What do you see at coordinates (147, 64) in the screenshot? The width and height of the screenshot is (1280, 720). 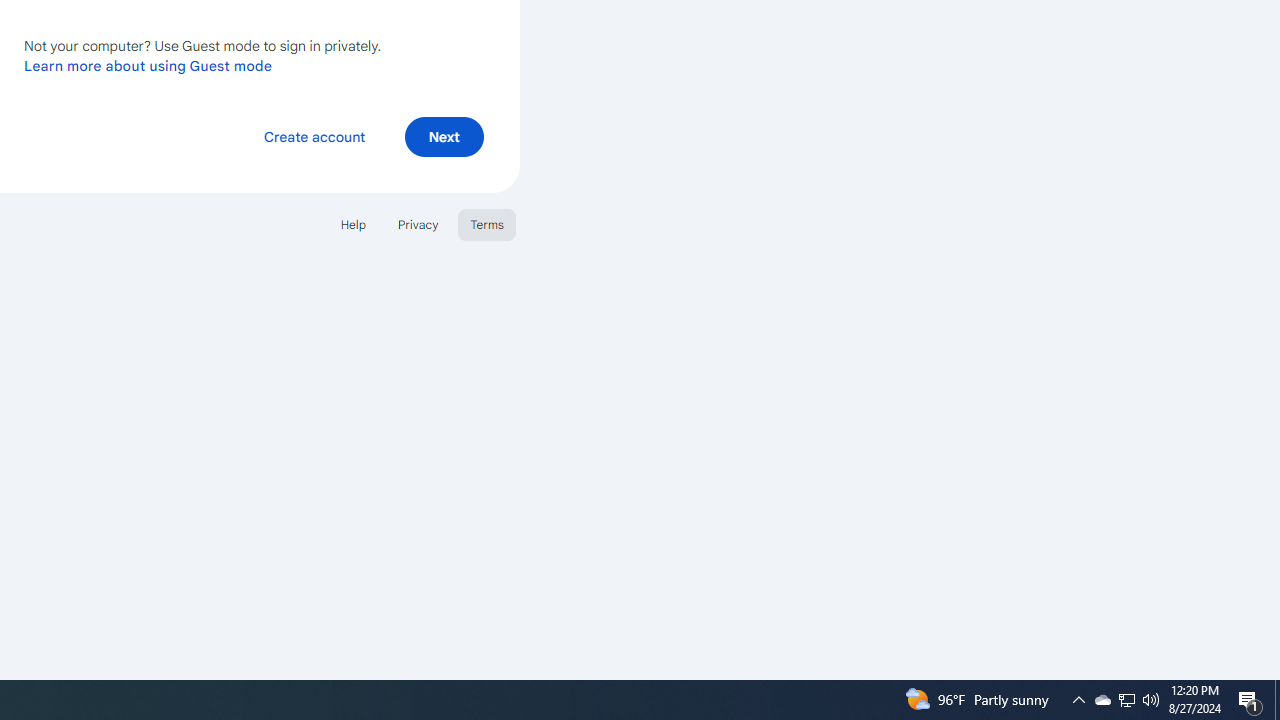 I see `'Learn more about using Guest mode'` at bounding box center [147, 64].